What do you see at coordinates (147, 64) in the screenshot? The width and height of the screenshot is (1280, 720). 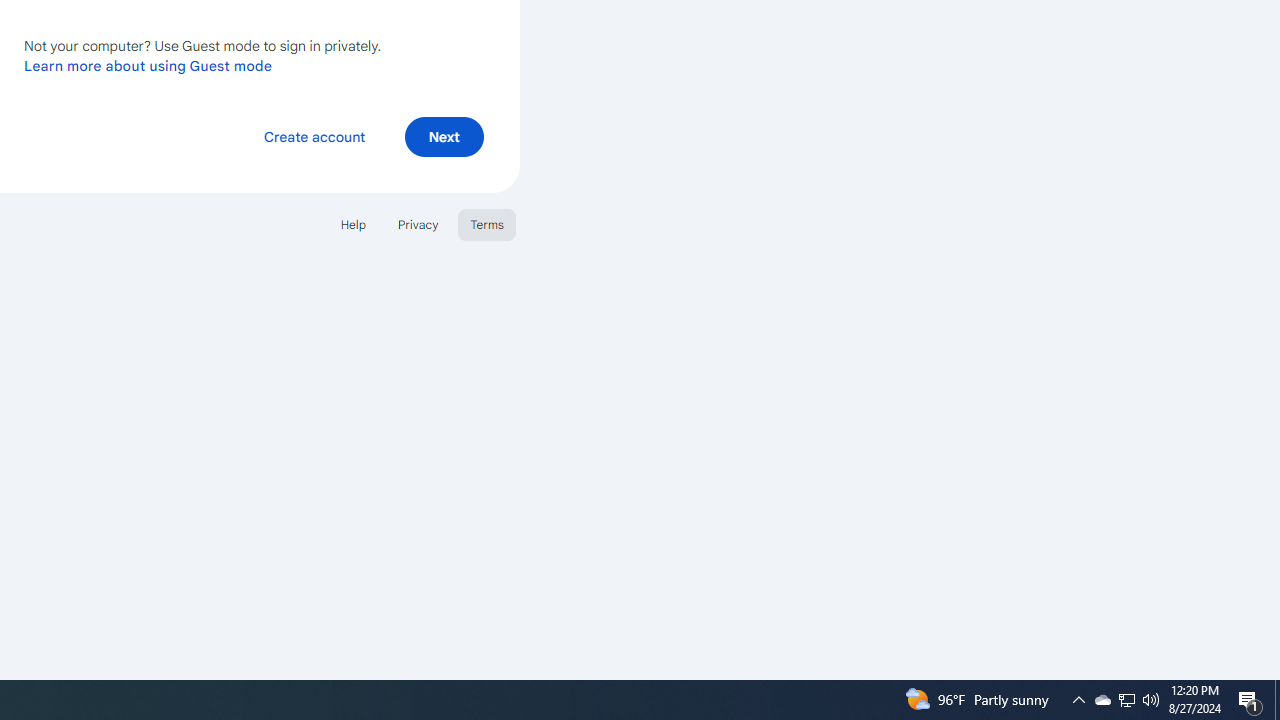 I see `'Learn more about using Guest mode'` at bounding box center [147, 64].